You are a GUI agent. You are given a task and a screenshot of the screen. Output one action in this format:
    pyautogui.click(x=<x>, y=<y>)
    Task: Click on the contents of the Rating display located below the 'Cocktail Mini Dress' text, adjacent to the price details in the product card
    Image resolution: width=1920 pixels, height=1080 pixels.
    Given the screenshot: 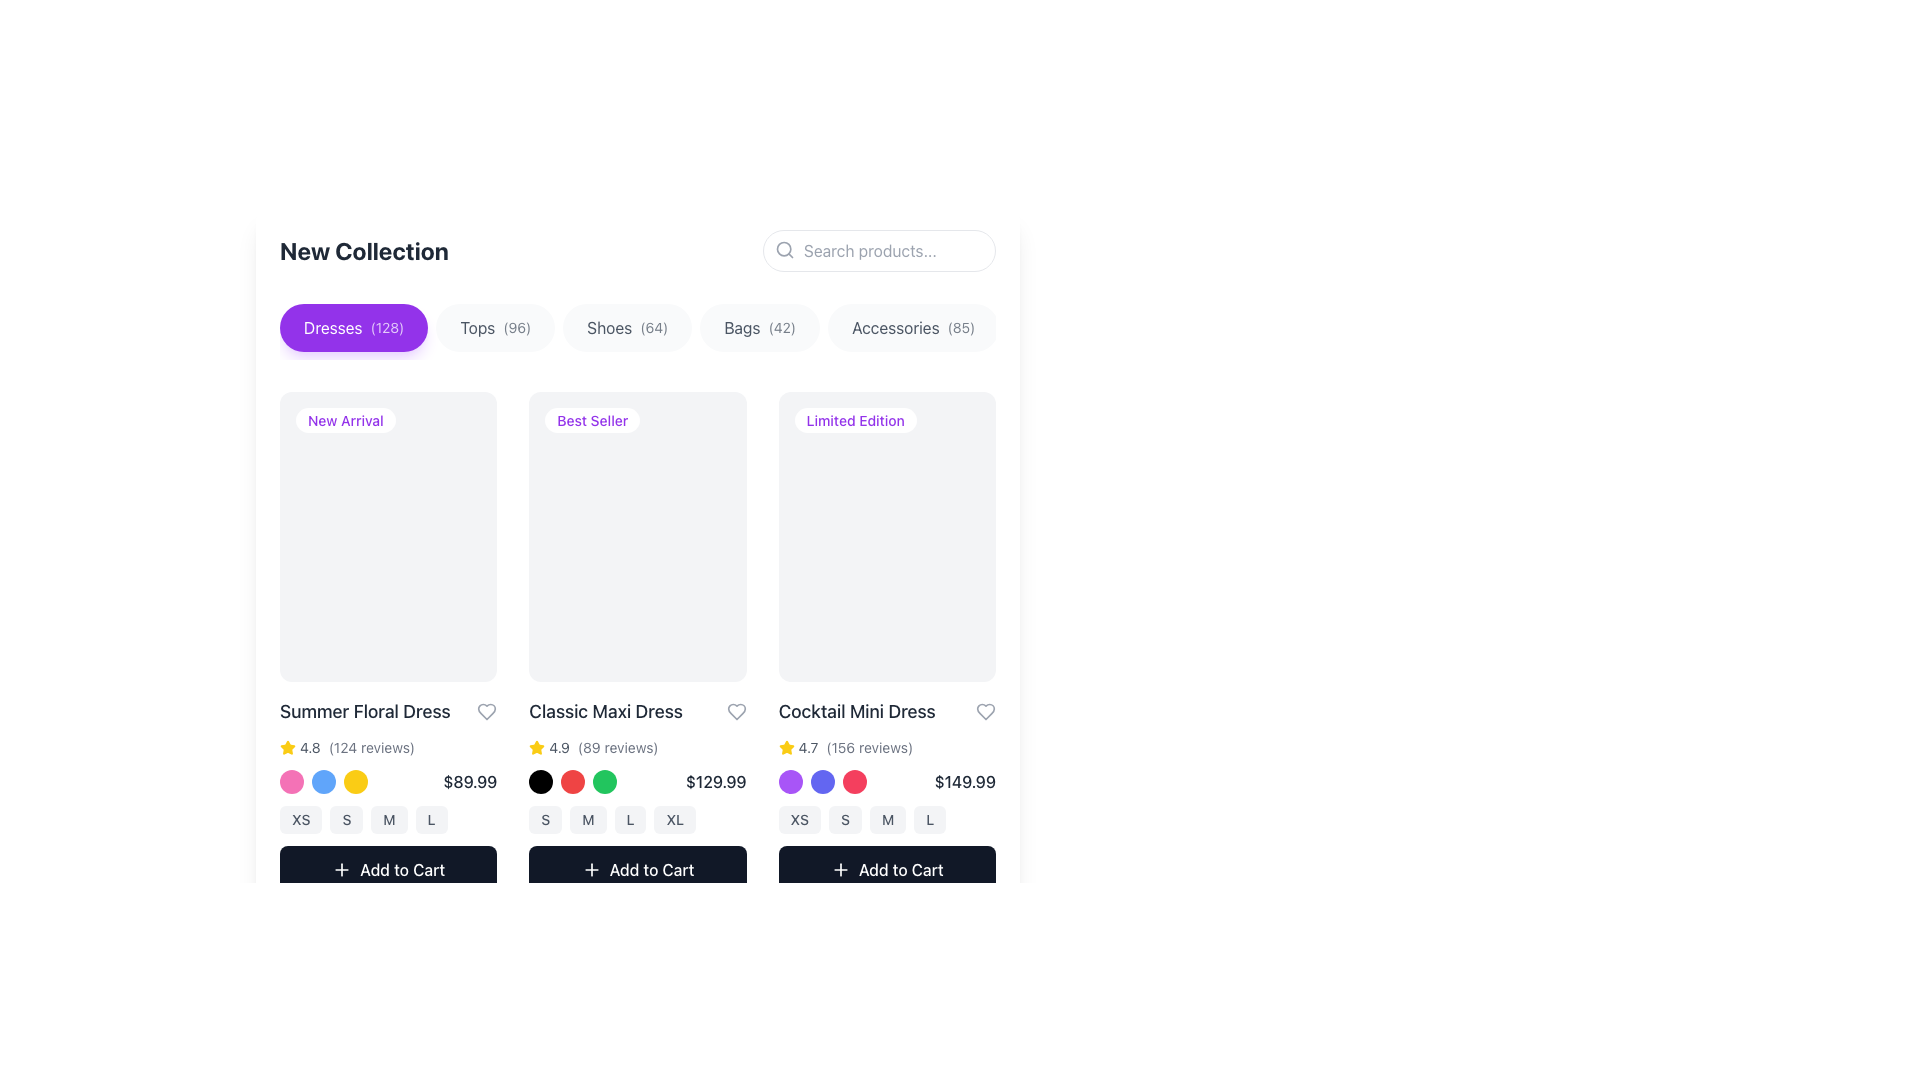 What is the action you would take?
    pyautogui.click(x=886, y=747)
    